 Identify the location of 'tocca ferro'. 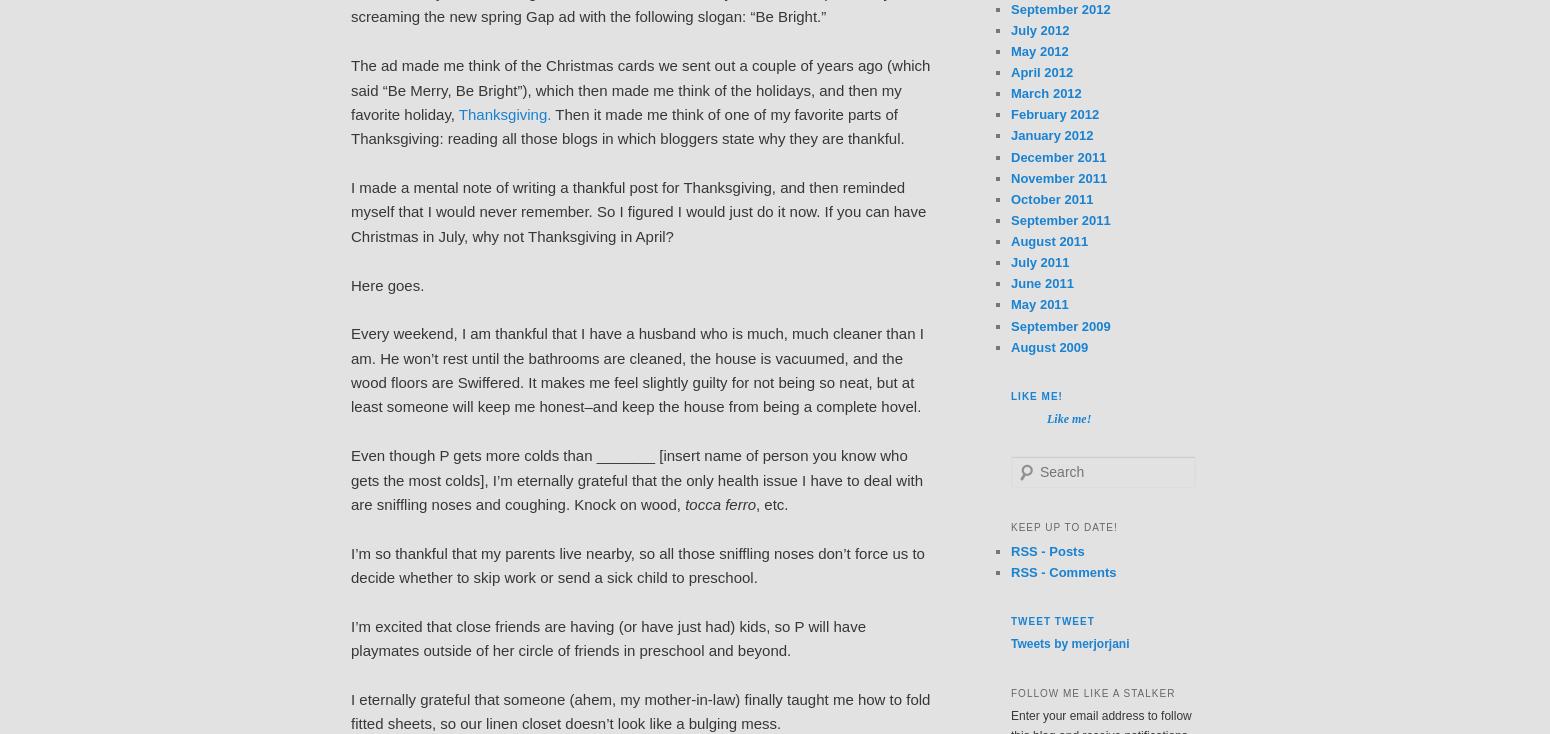
(720, 502).